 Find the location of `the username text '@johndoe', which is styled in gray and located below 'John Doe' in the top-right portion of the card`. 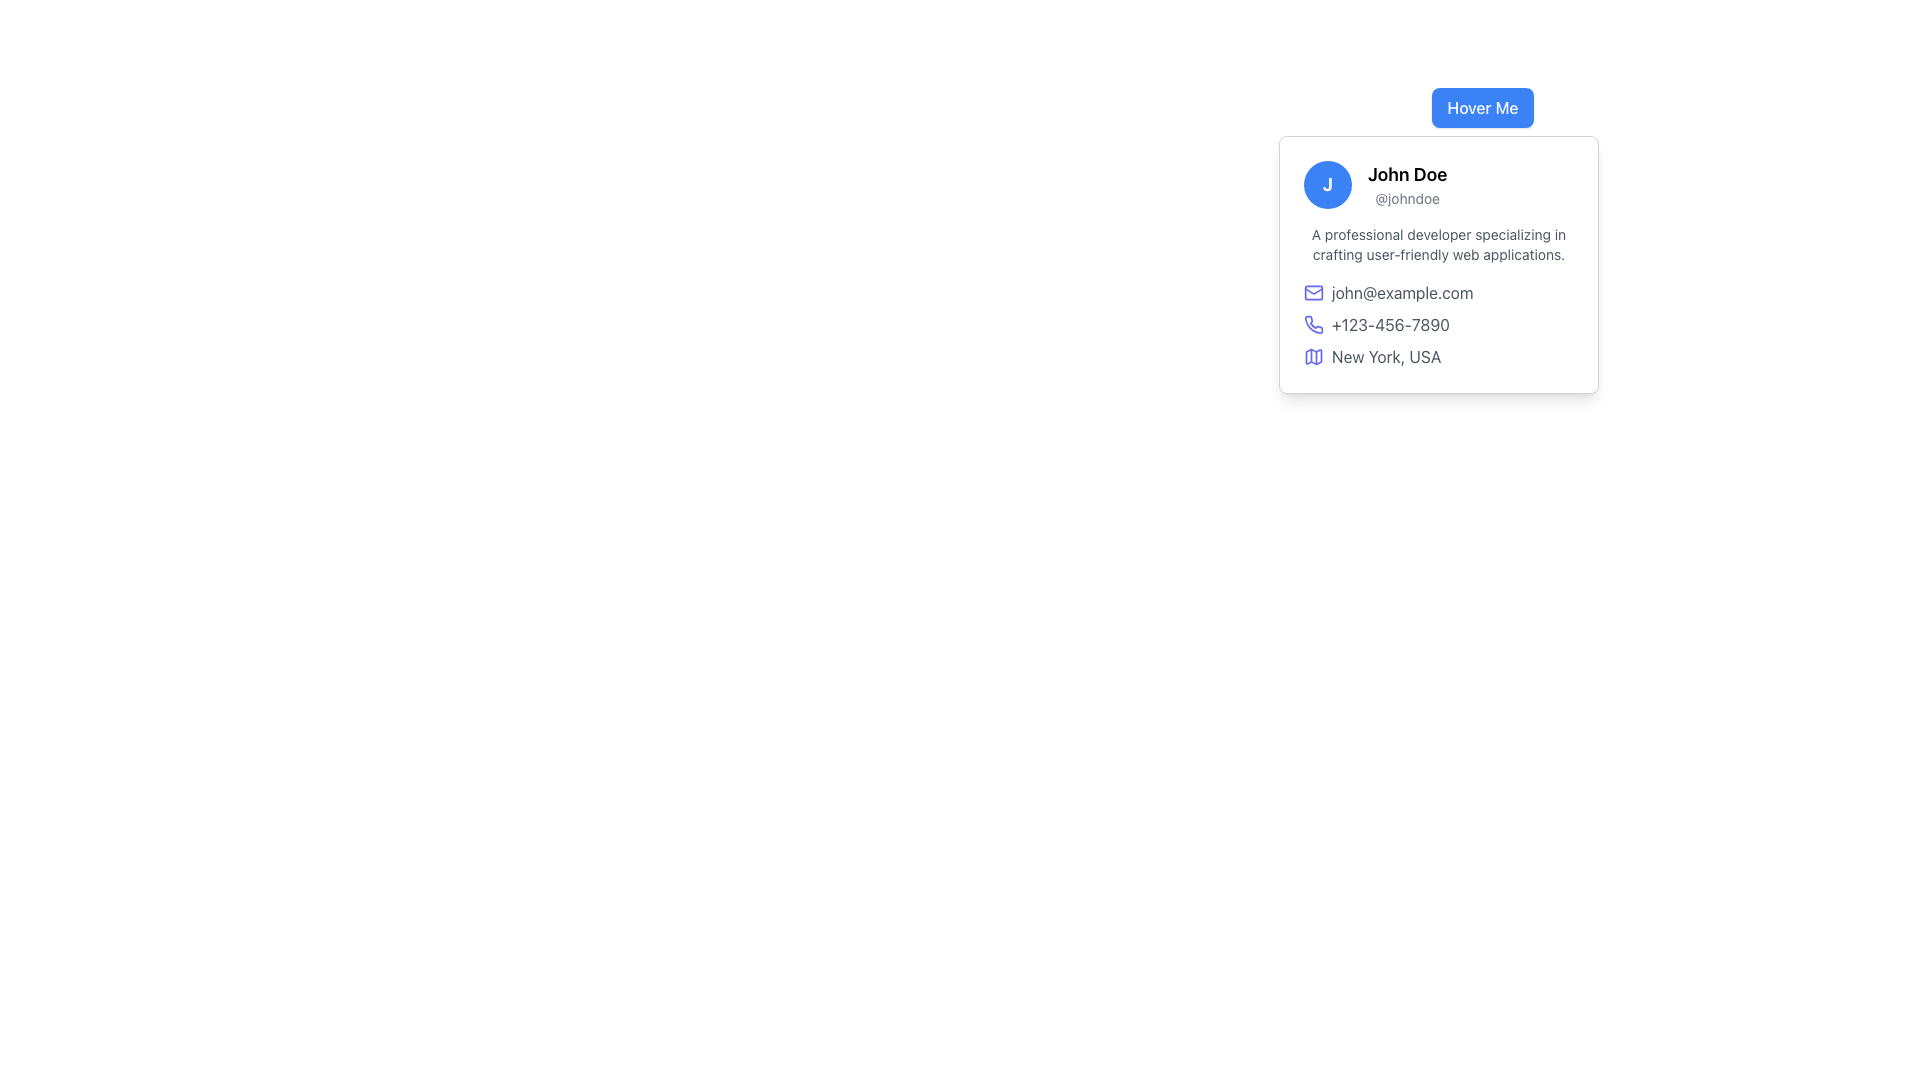

the username text '@johndoe', which is styled in gray and located below 'John Doe' in the top-right portion of the card is located at coordinates (1406, 199).